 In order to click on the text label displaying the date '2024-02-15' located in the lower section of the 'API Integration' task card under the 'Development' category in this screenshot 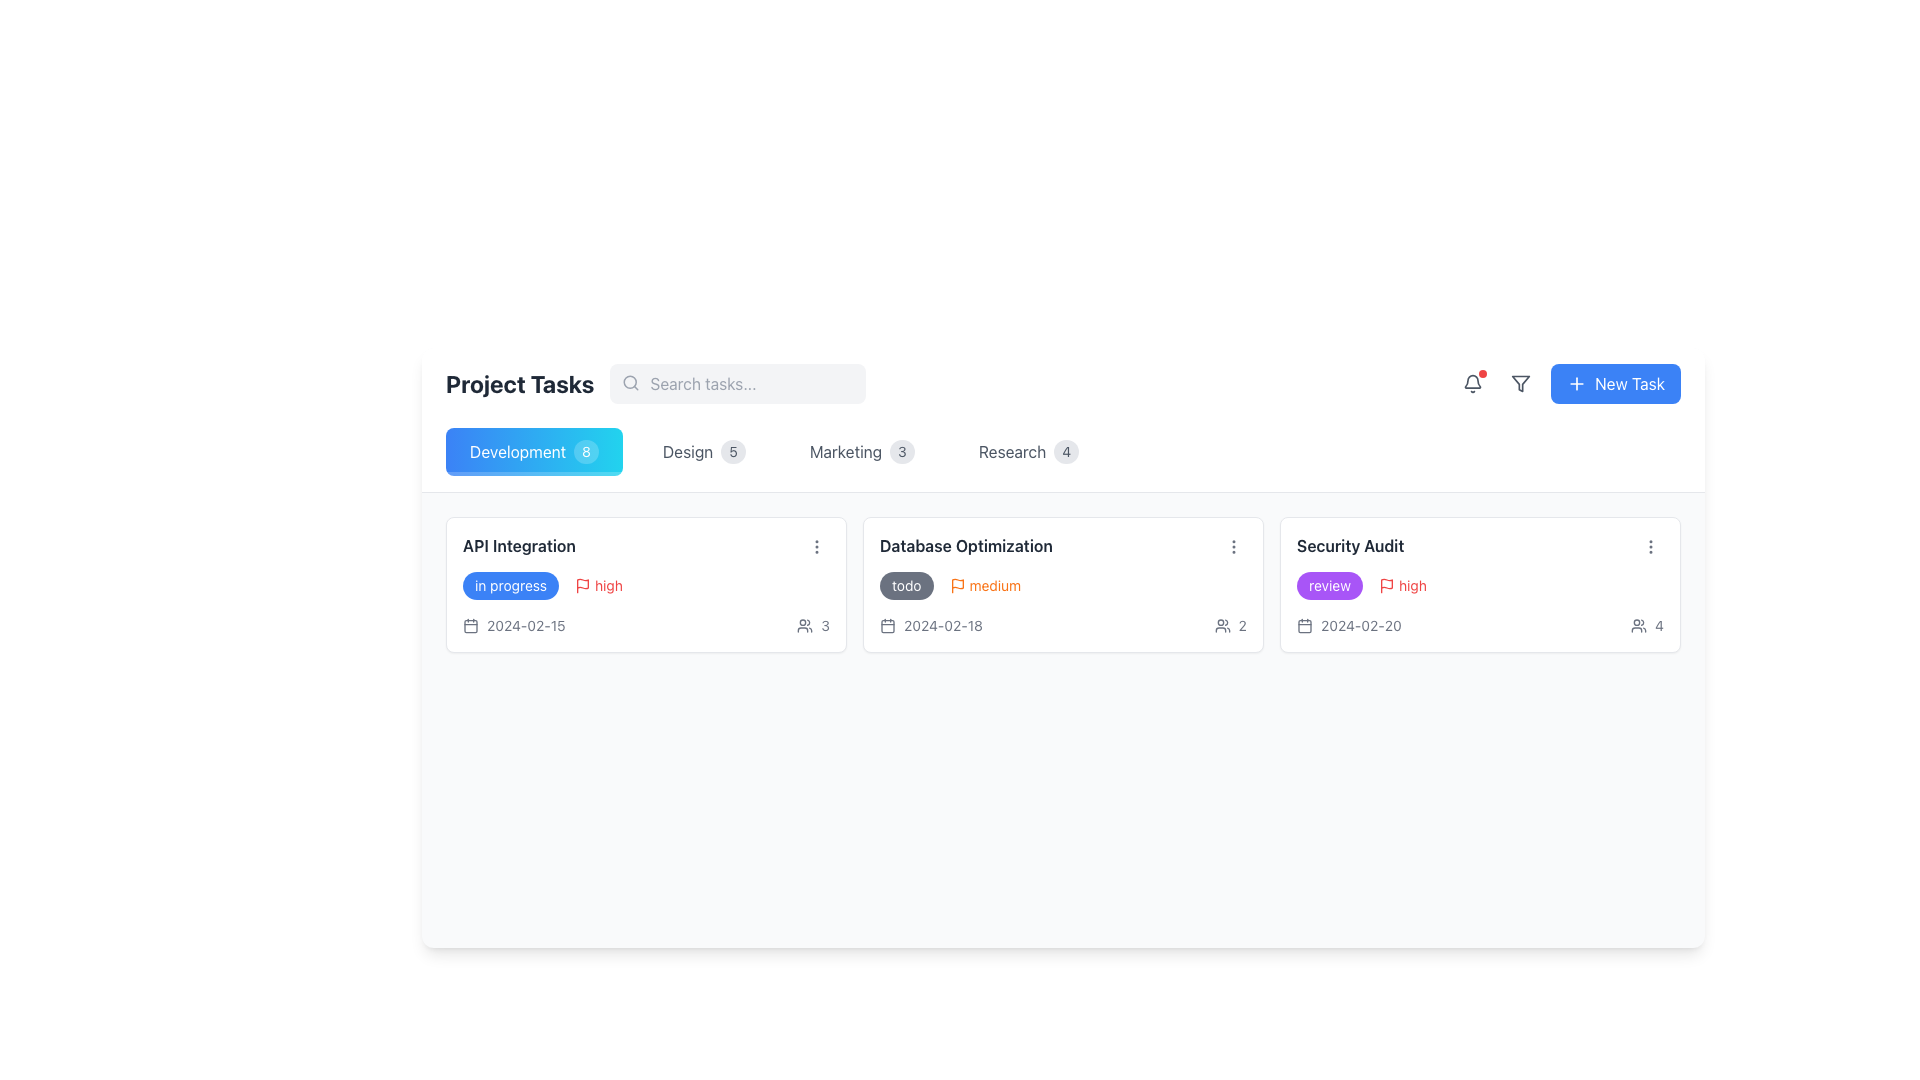, I will do `click(526, 624)`.